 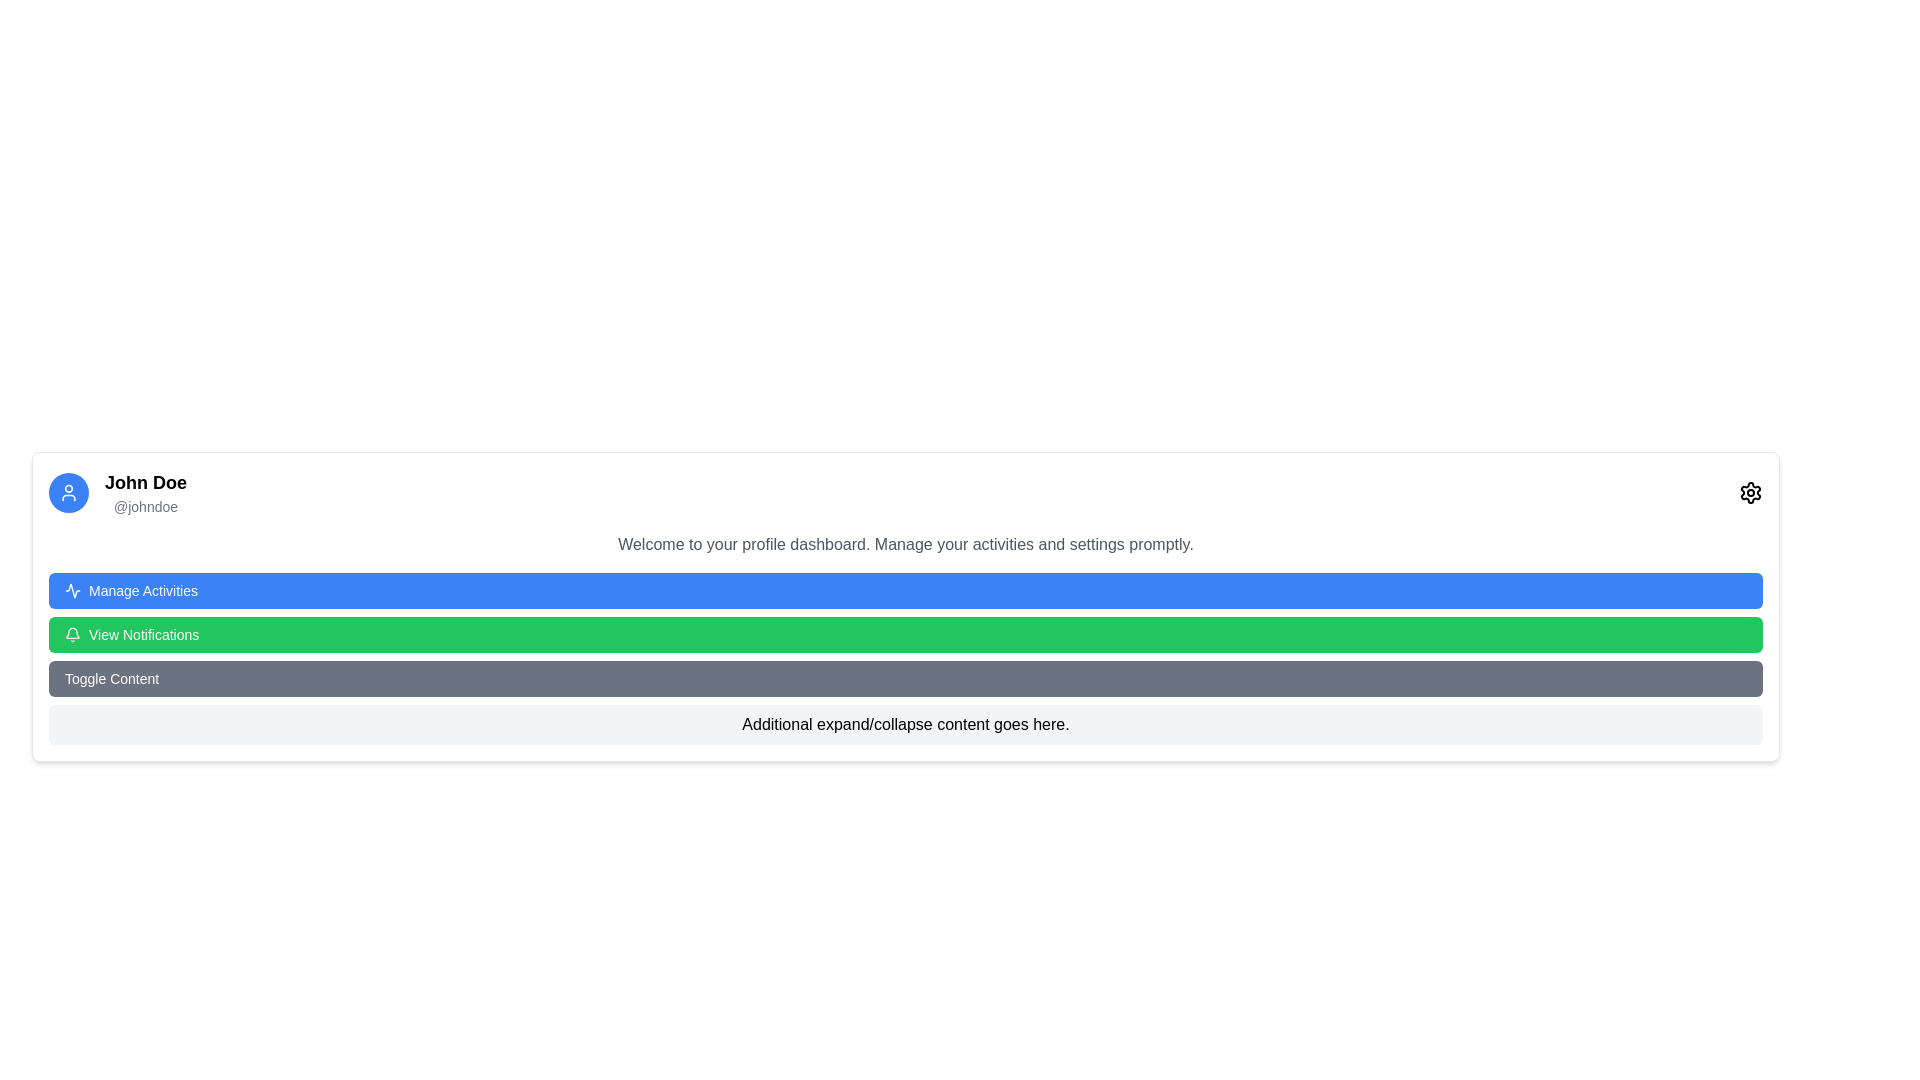 I want to click on the bell icon inside the green 'View Notifications' button, which indicates notification-related actions, so click(x=72, y=633).